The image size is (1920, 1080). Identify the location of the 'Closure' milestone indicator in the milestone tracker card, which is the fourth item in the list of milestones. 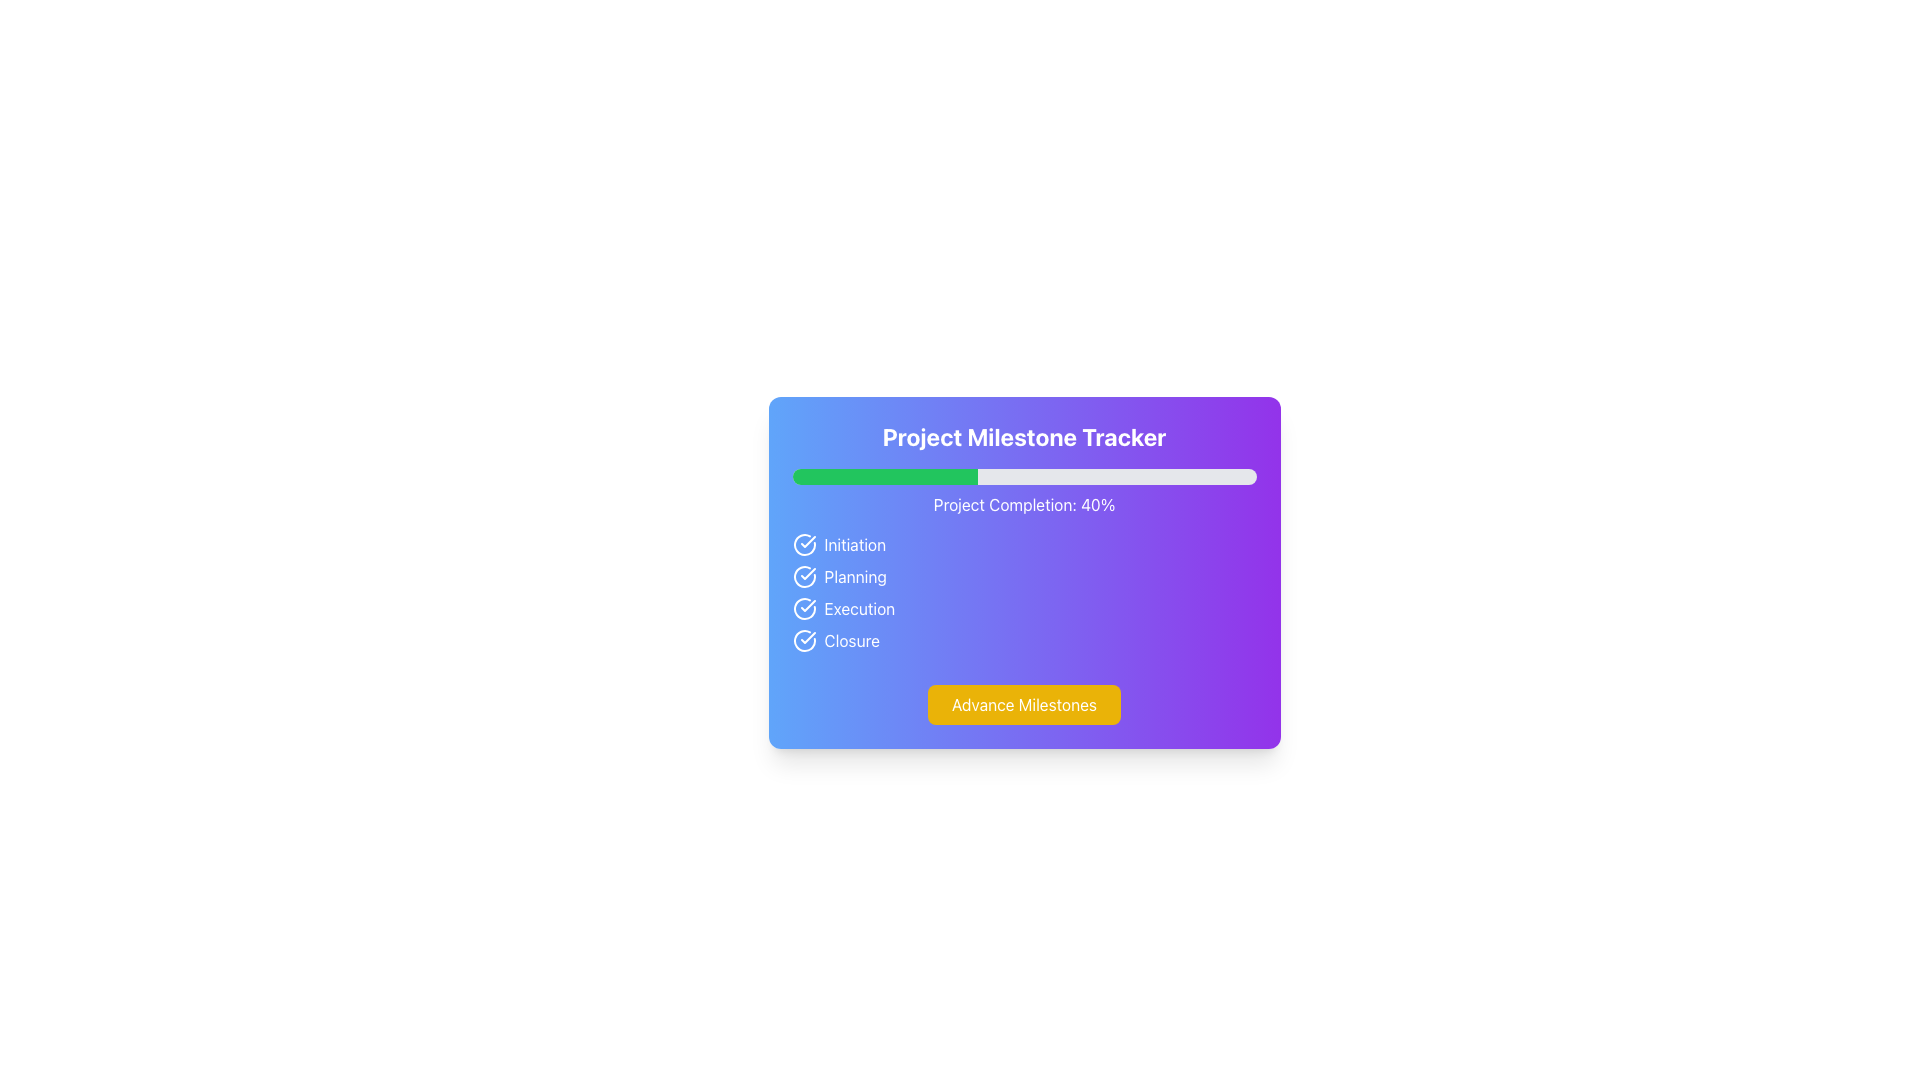
(1024, 640).